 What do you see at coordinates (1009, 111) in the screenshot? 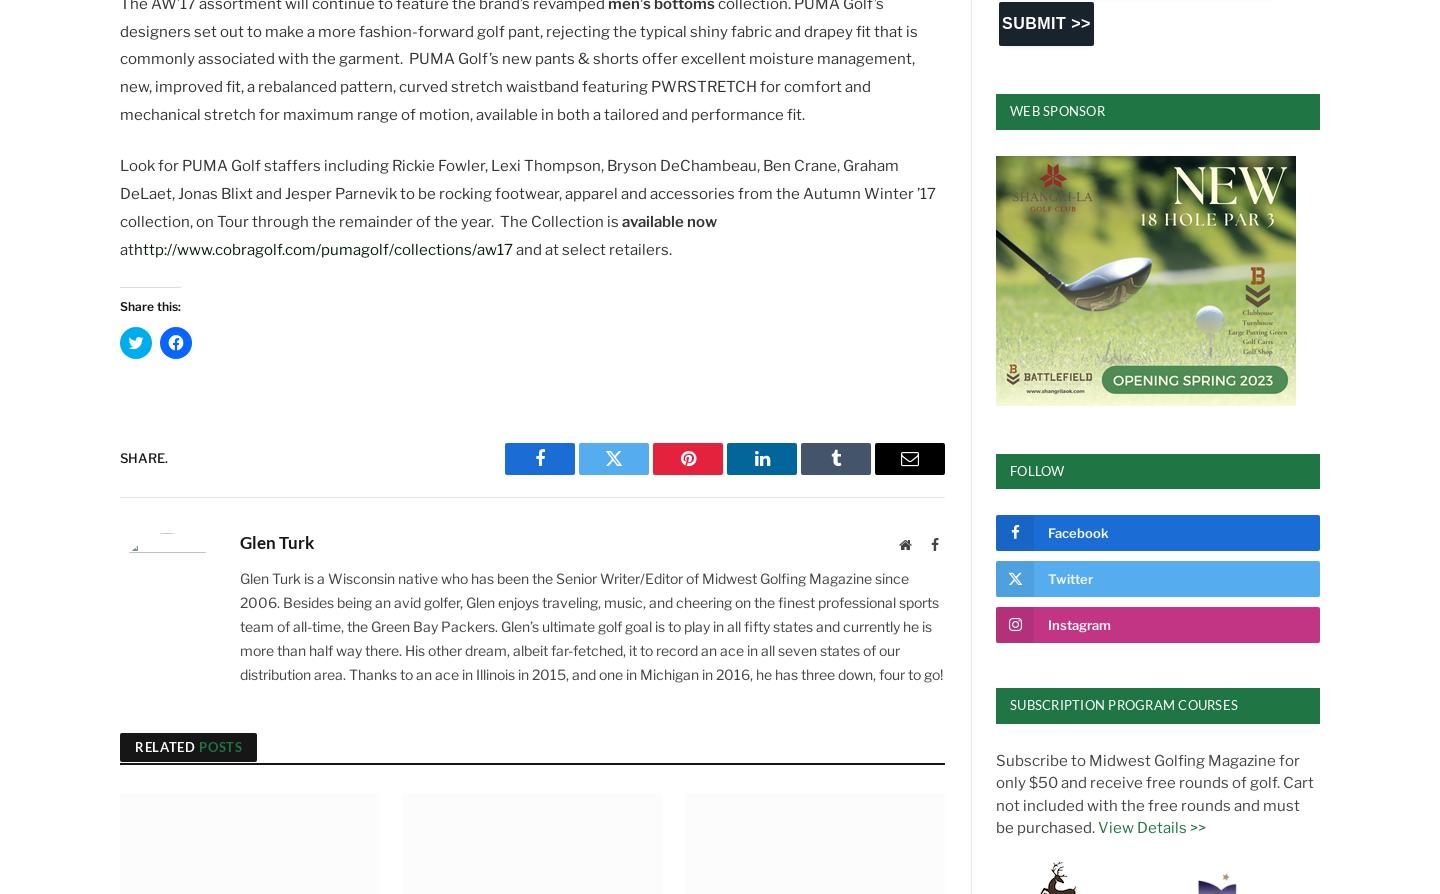
I see `'Web Sponsor'` at bounding box center [1009, 111].